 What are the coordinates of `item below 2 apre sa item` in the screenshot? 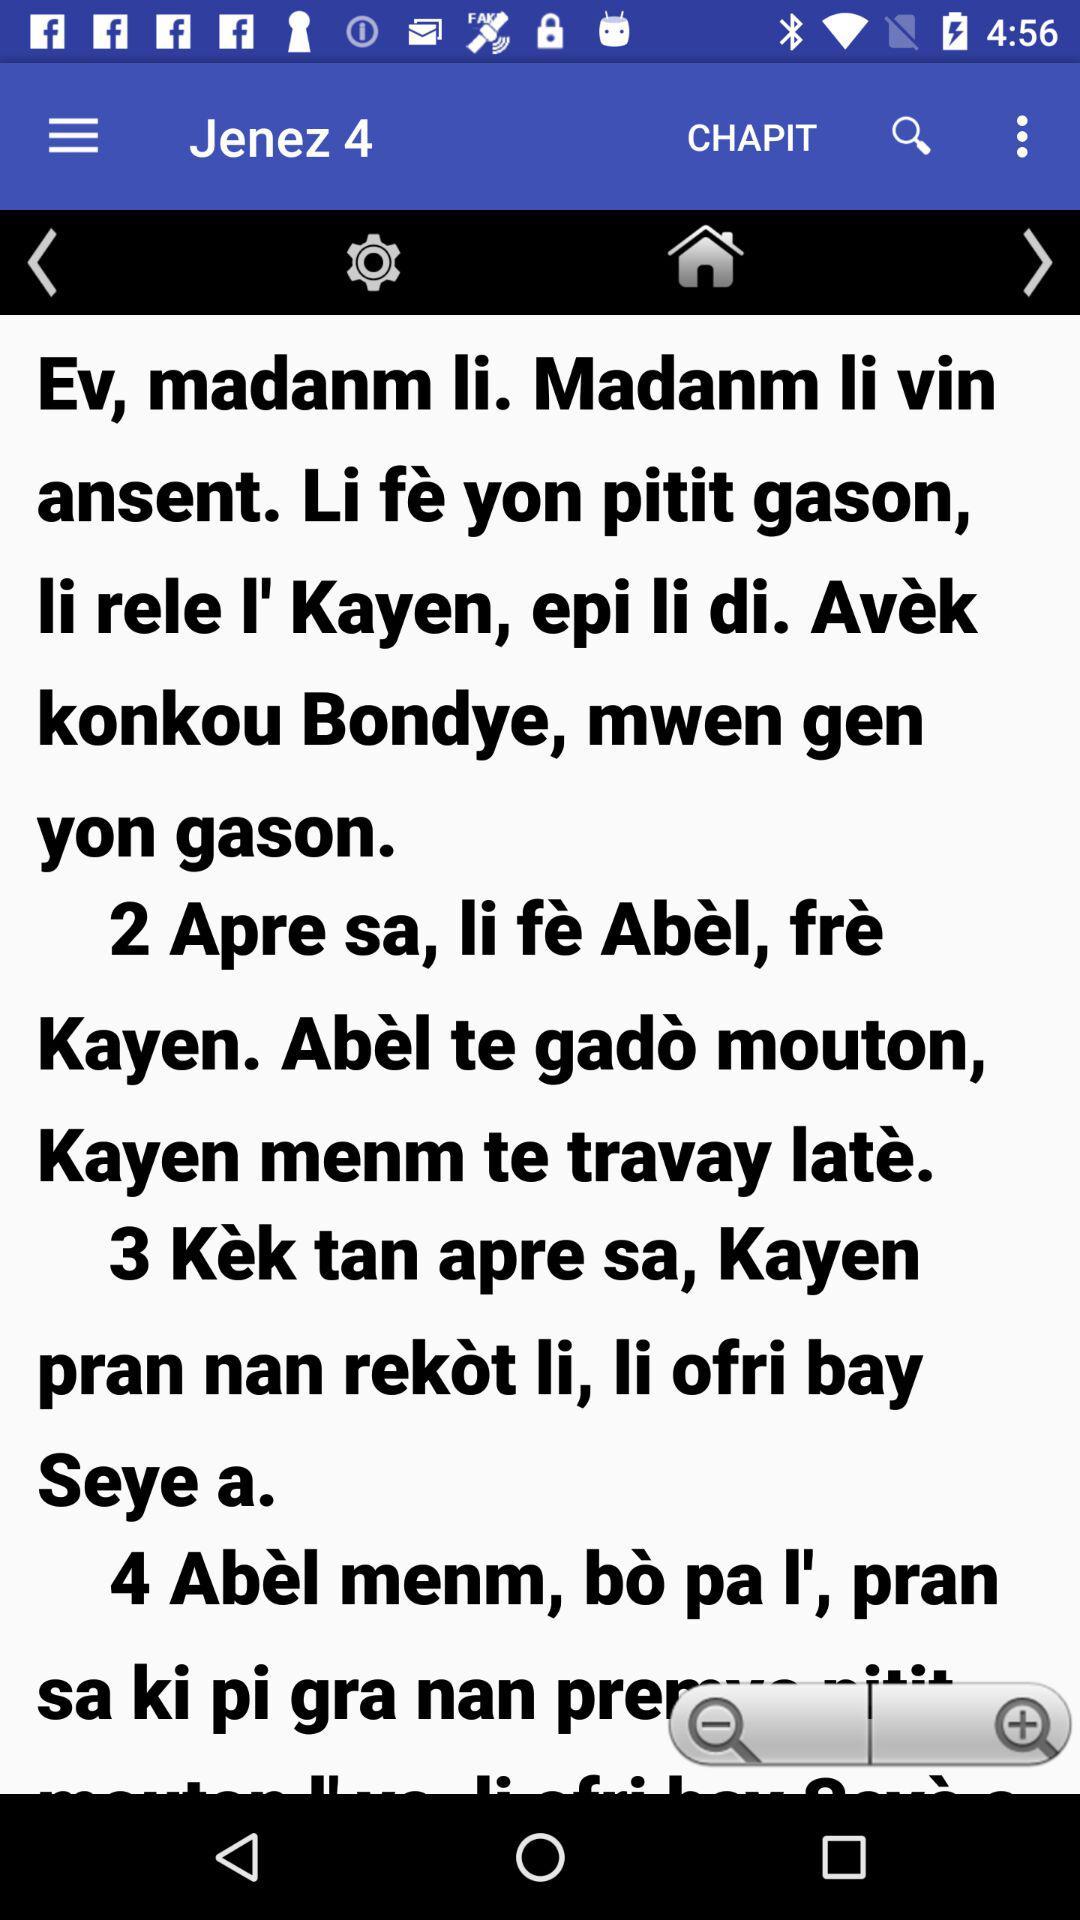 It's located at (540, 1362).